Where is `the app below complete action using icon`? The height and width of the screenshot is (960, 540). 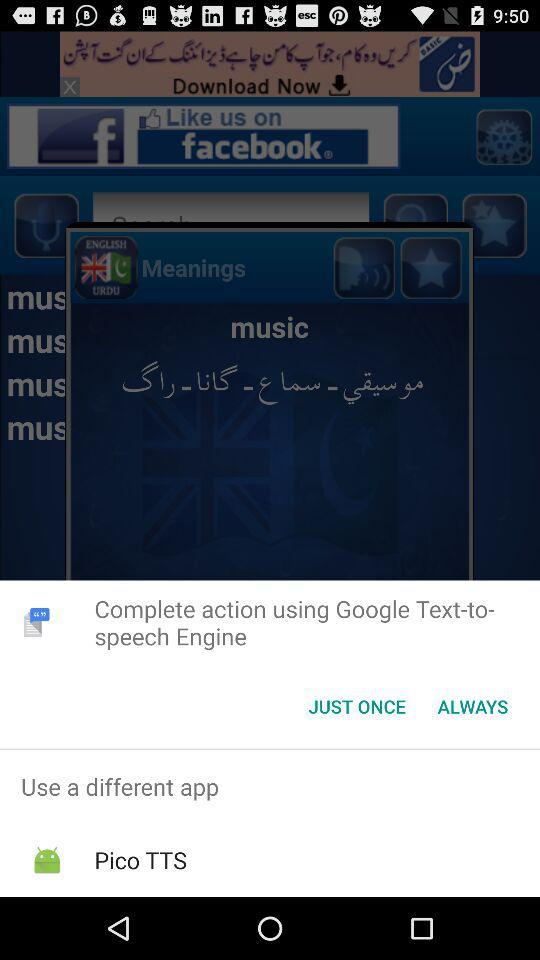
the app below complete action using icon is located at coordinates (356, 706).